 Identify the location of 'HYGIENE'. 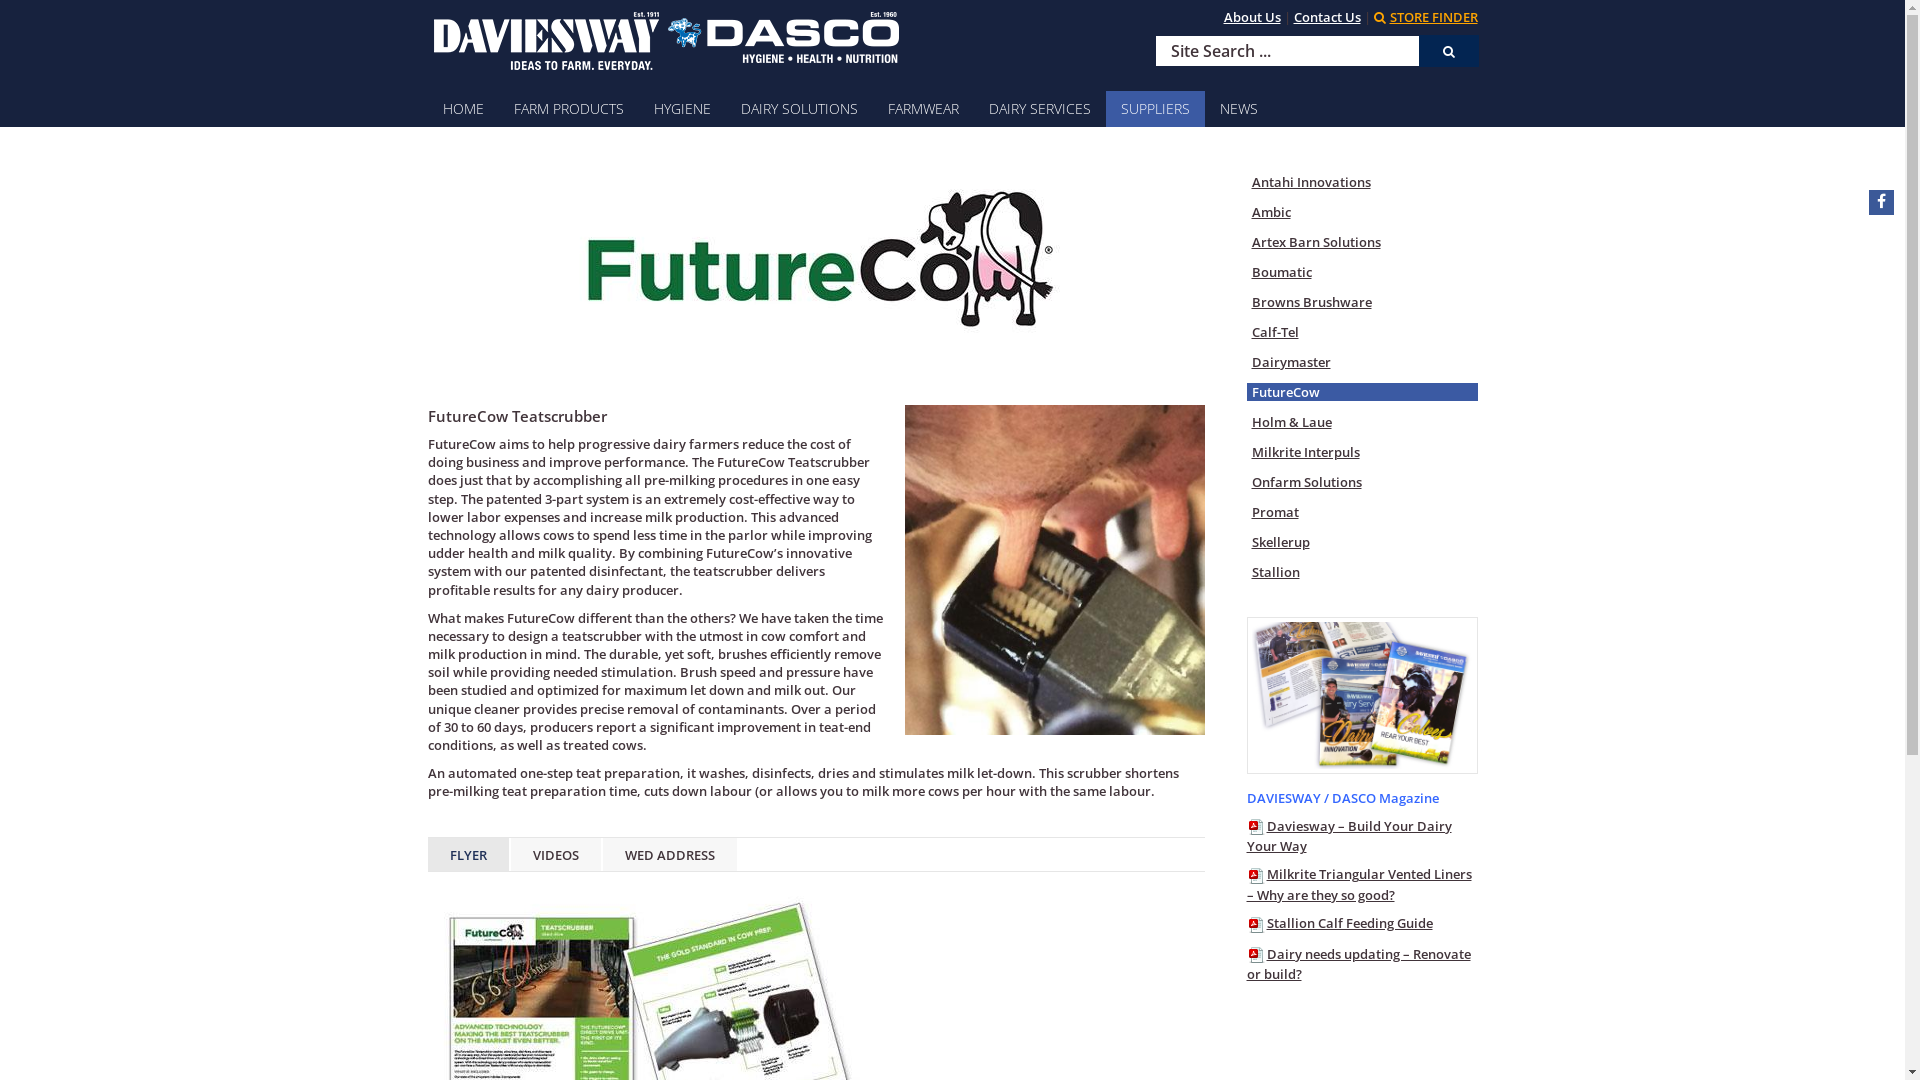
(681, 108).